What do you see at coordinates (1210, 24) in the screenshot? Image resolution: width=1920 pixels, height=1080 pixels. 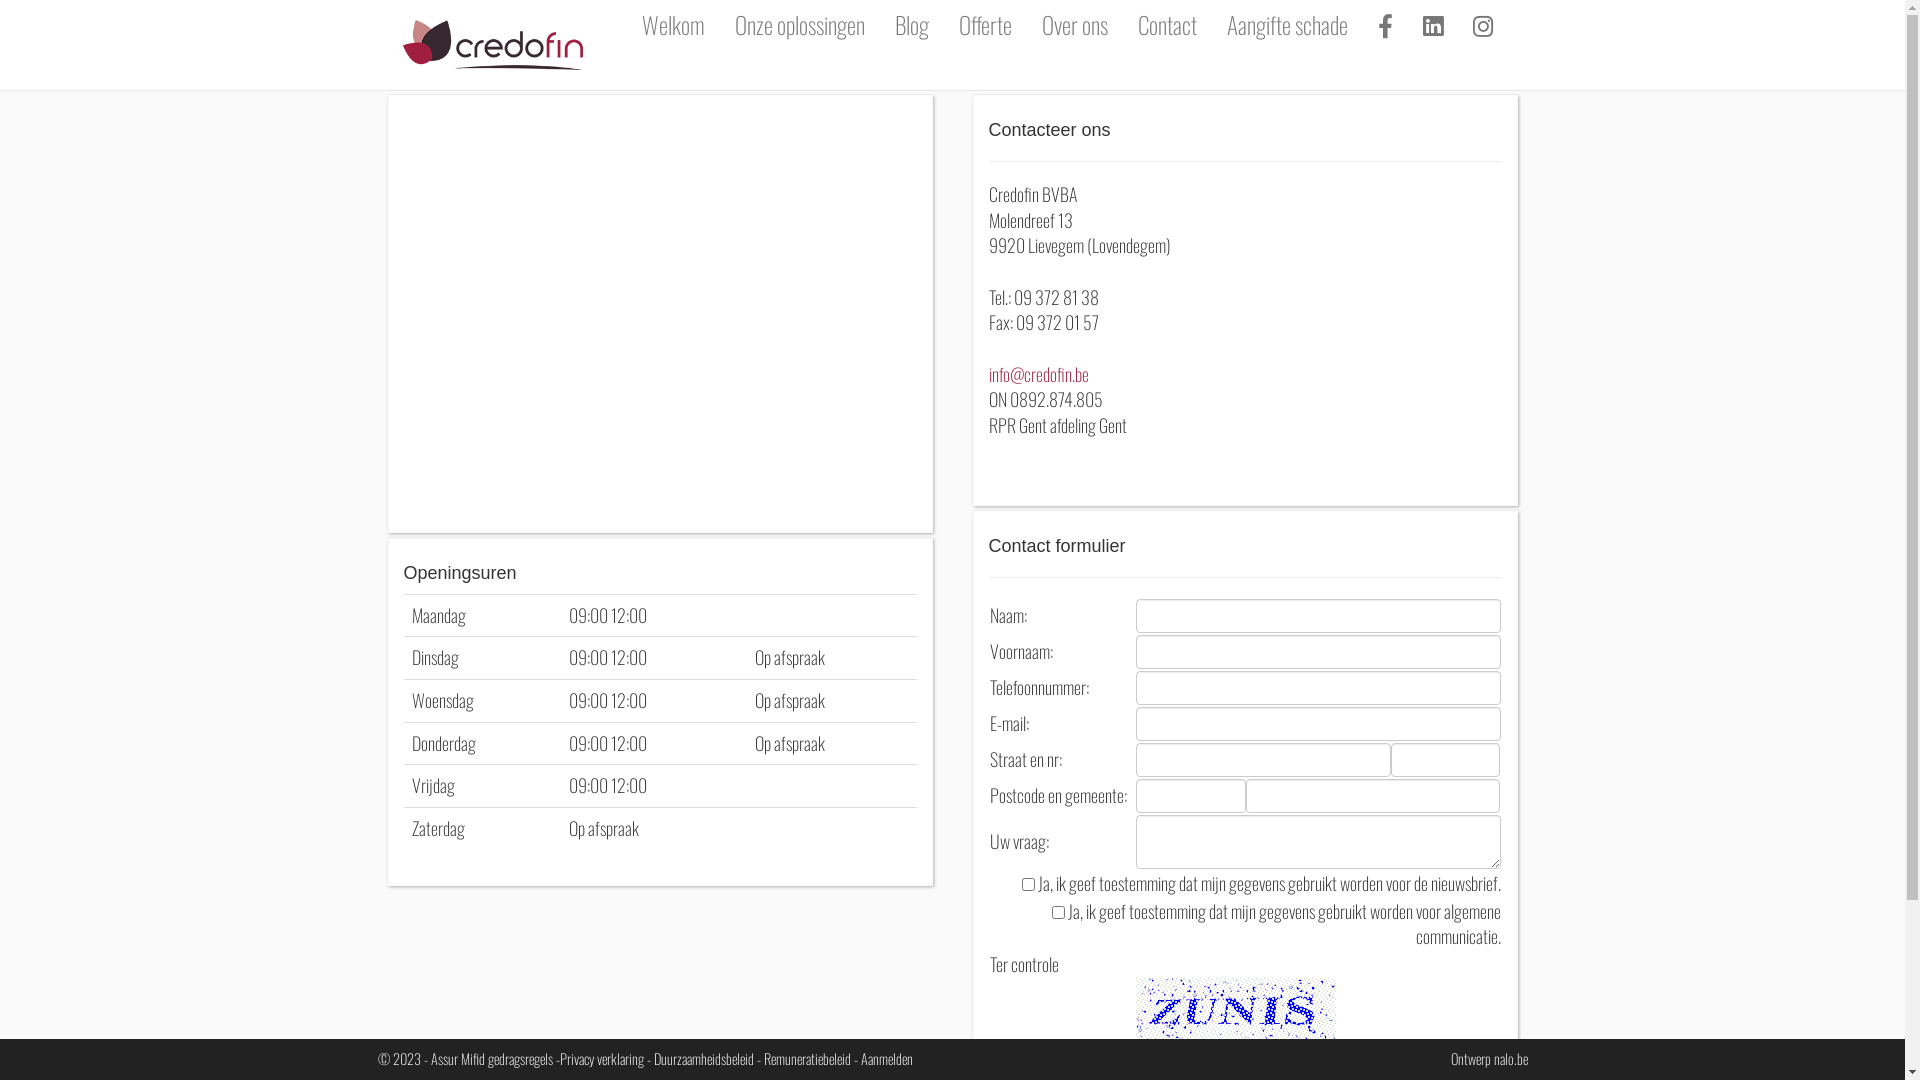 I see `'Aangifte schade'` at bounding box center [1210, 24].